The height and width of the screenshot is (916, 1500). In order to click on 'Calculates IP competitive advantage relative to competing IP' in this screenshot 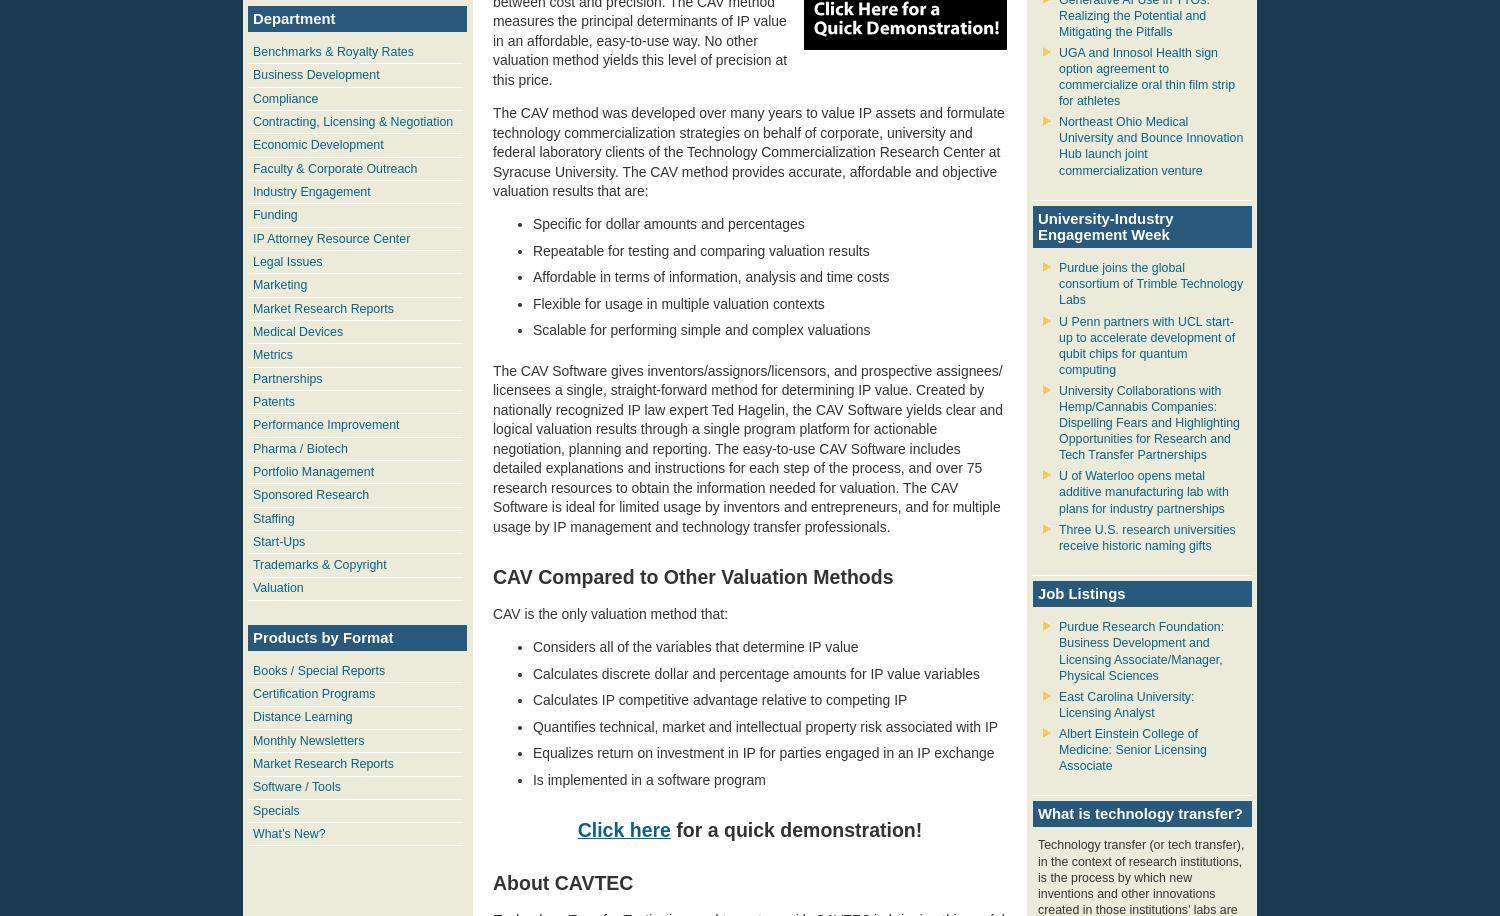, I will do `click(719, 700)`.